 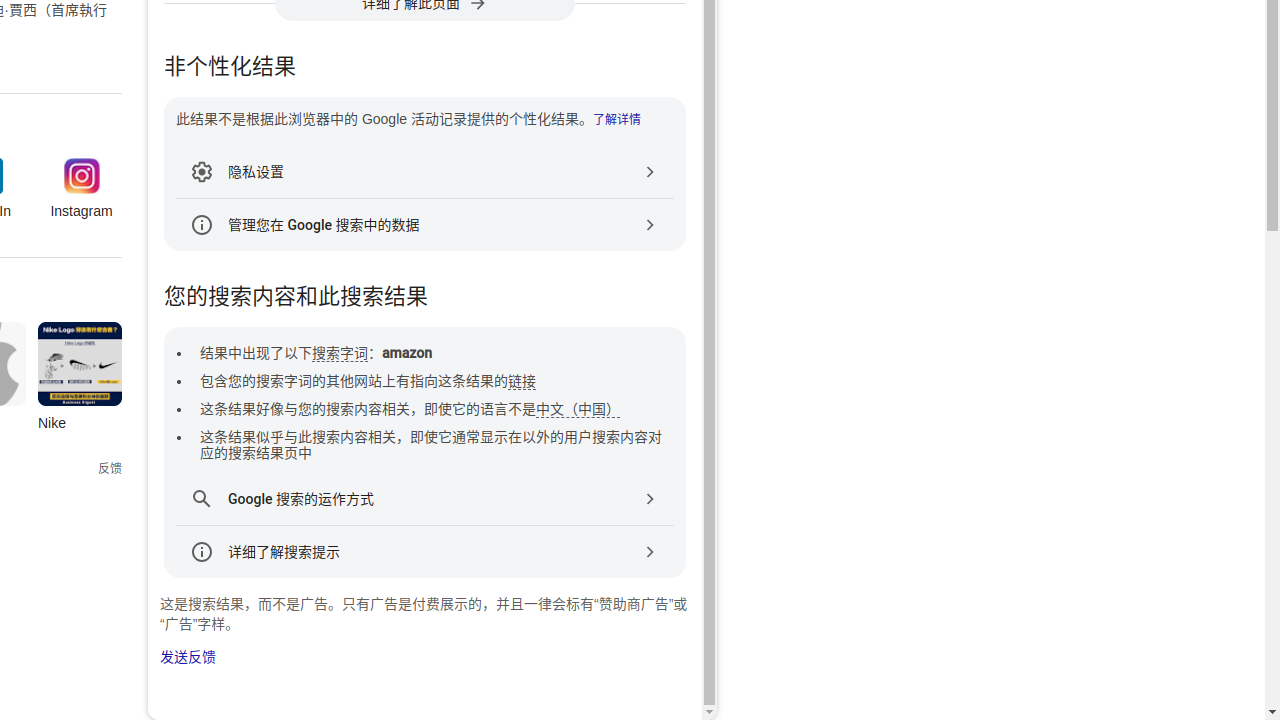 I want to click on '包含您的搜索字词的其他网站上有指向这条结果的链接', so click(x=368, y=381).